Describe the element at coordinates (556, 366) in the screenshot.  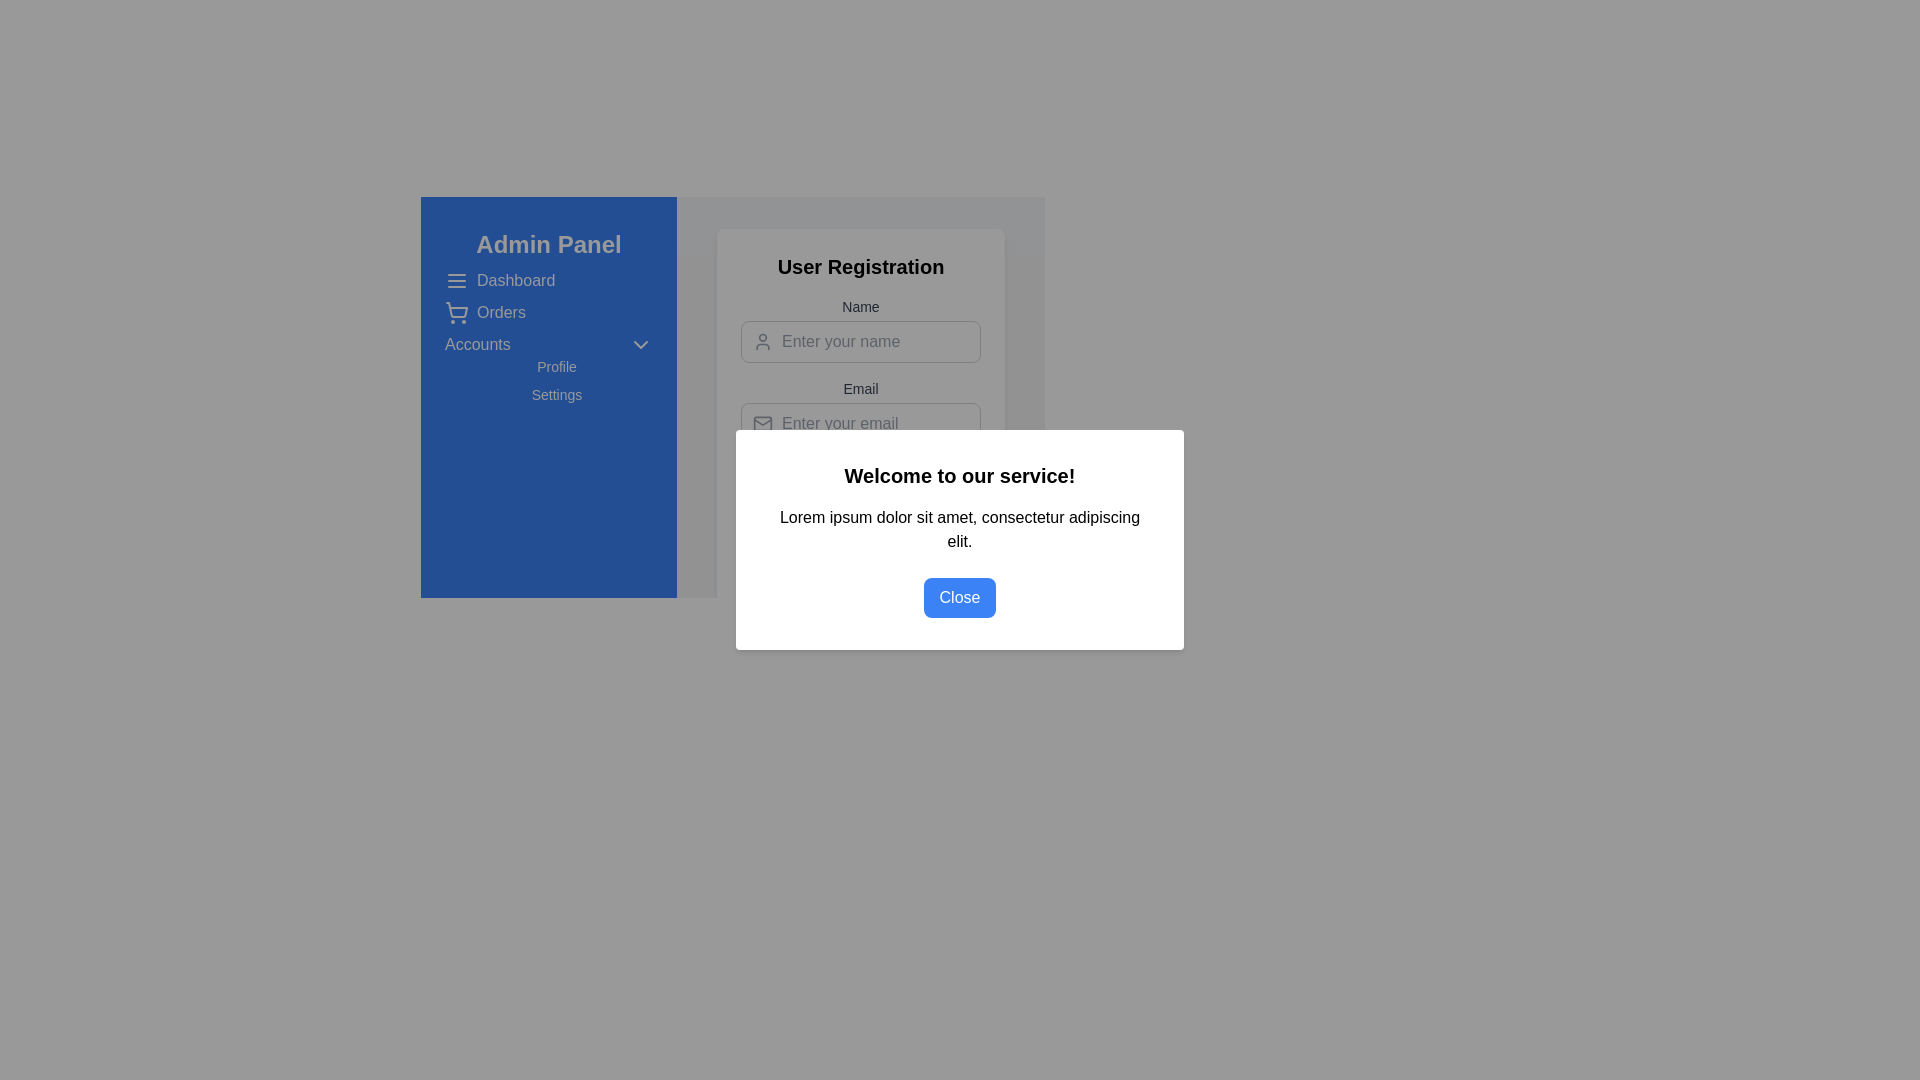
I see `the 'Profile' text label in the Accounts menu` at that location.